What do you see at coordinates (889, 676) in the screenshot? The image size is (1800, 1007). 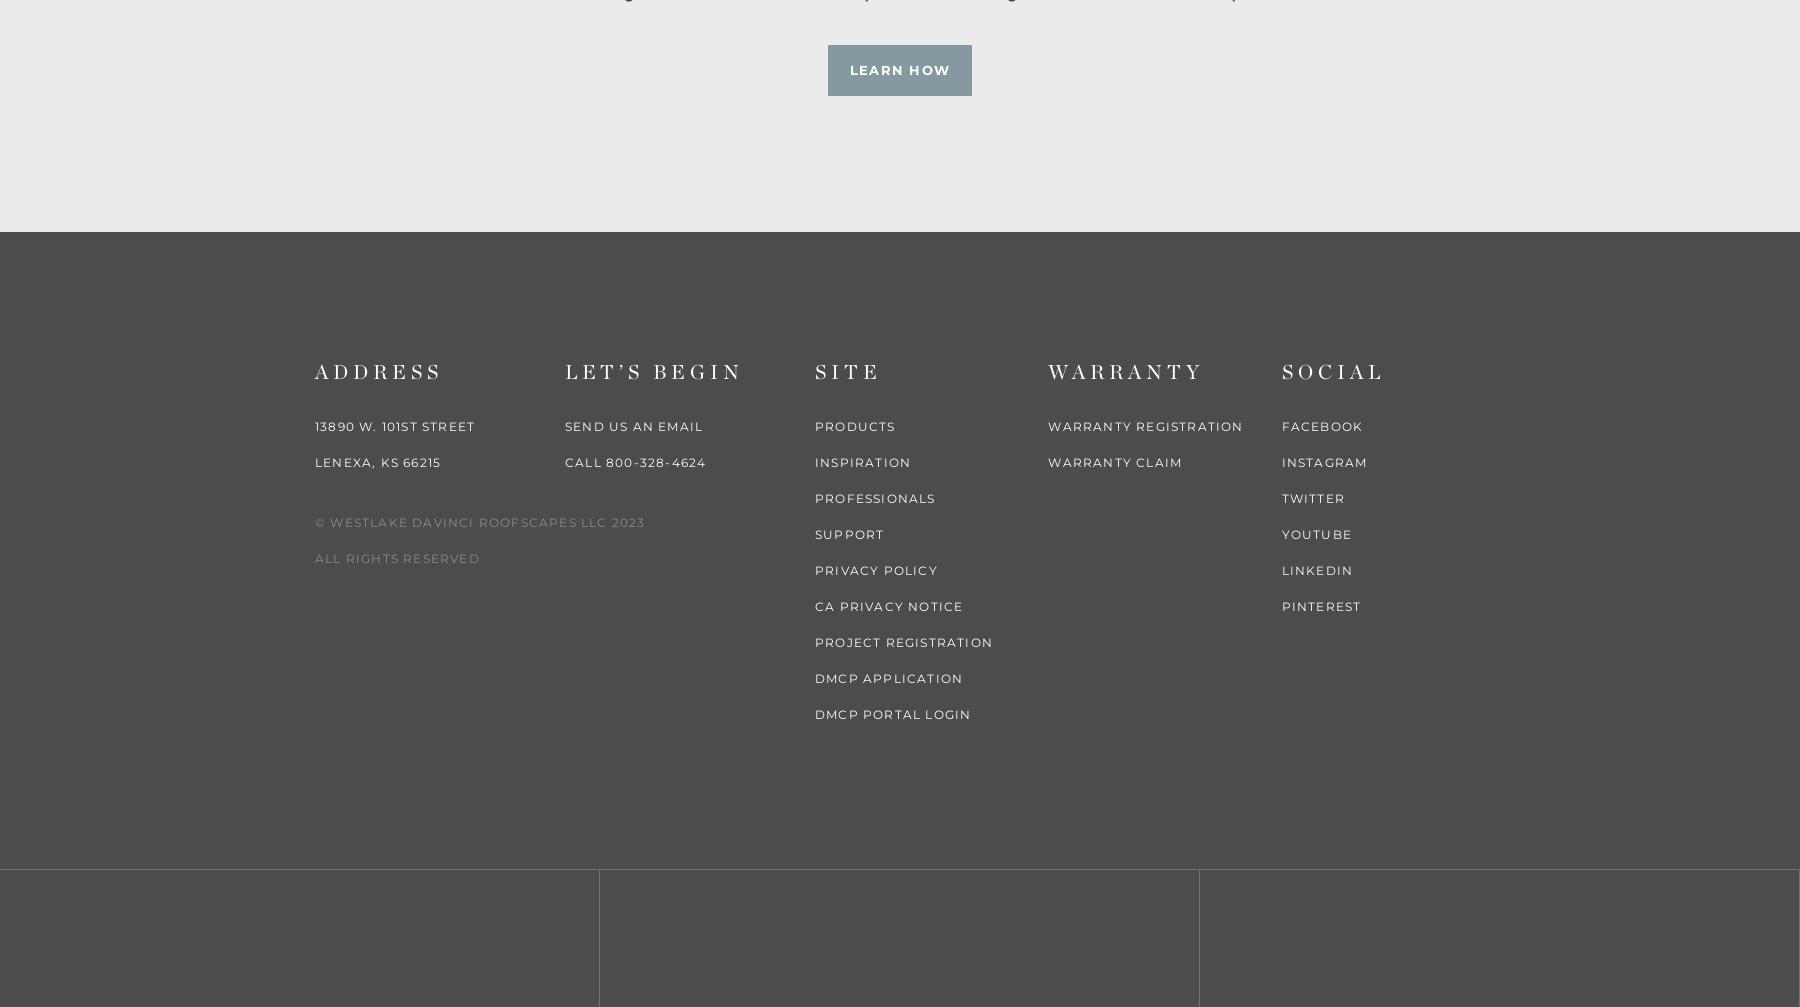 I see `'DMCP Application'` at bounding box center [889, 676].